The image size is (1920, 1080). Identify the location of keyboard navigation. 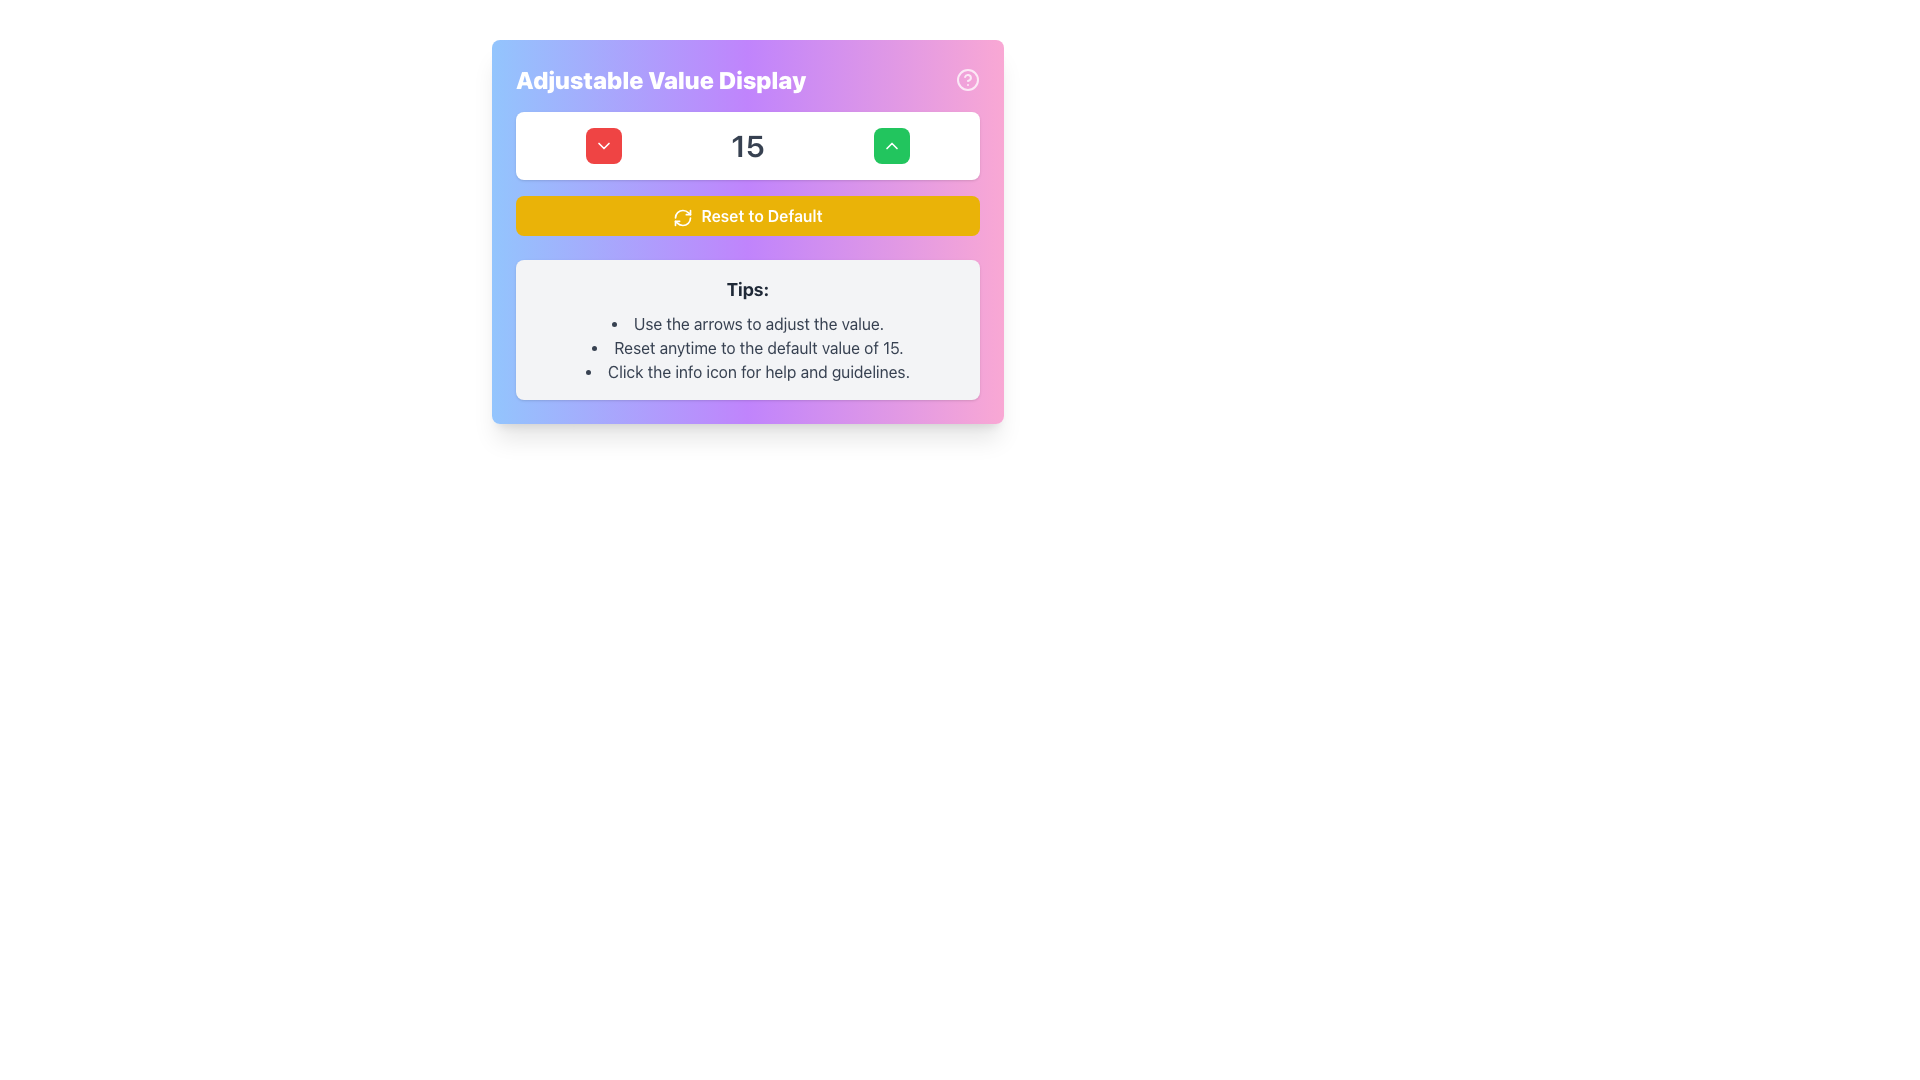
(890, 145).